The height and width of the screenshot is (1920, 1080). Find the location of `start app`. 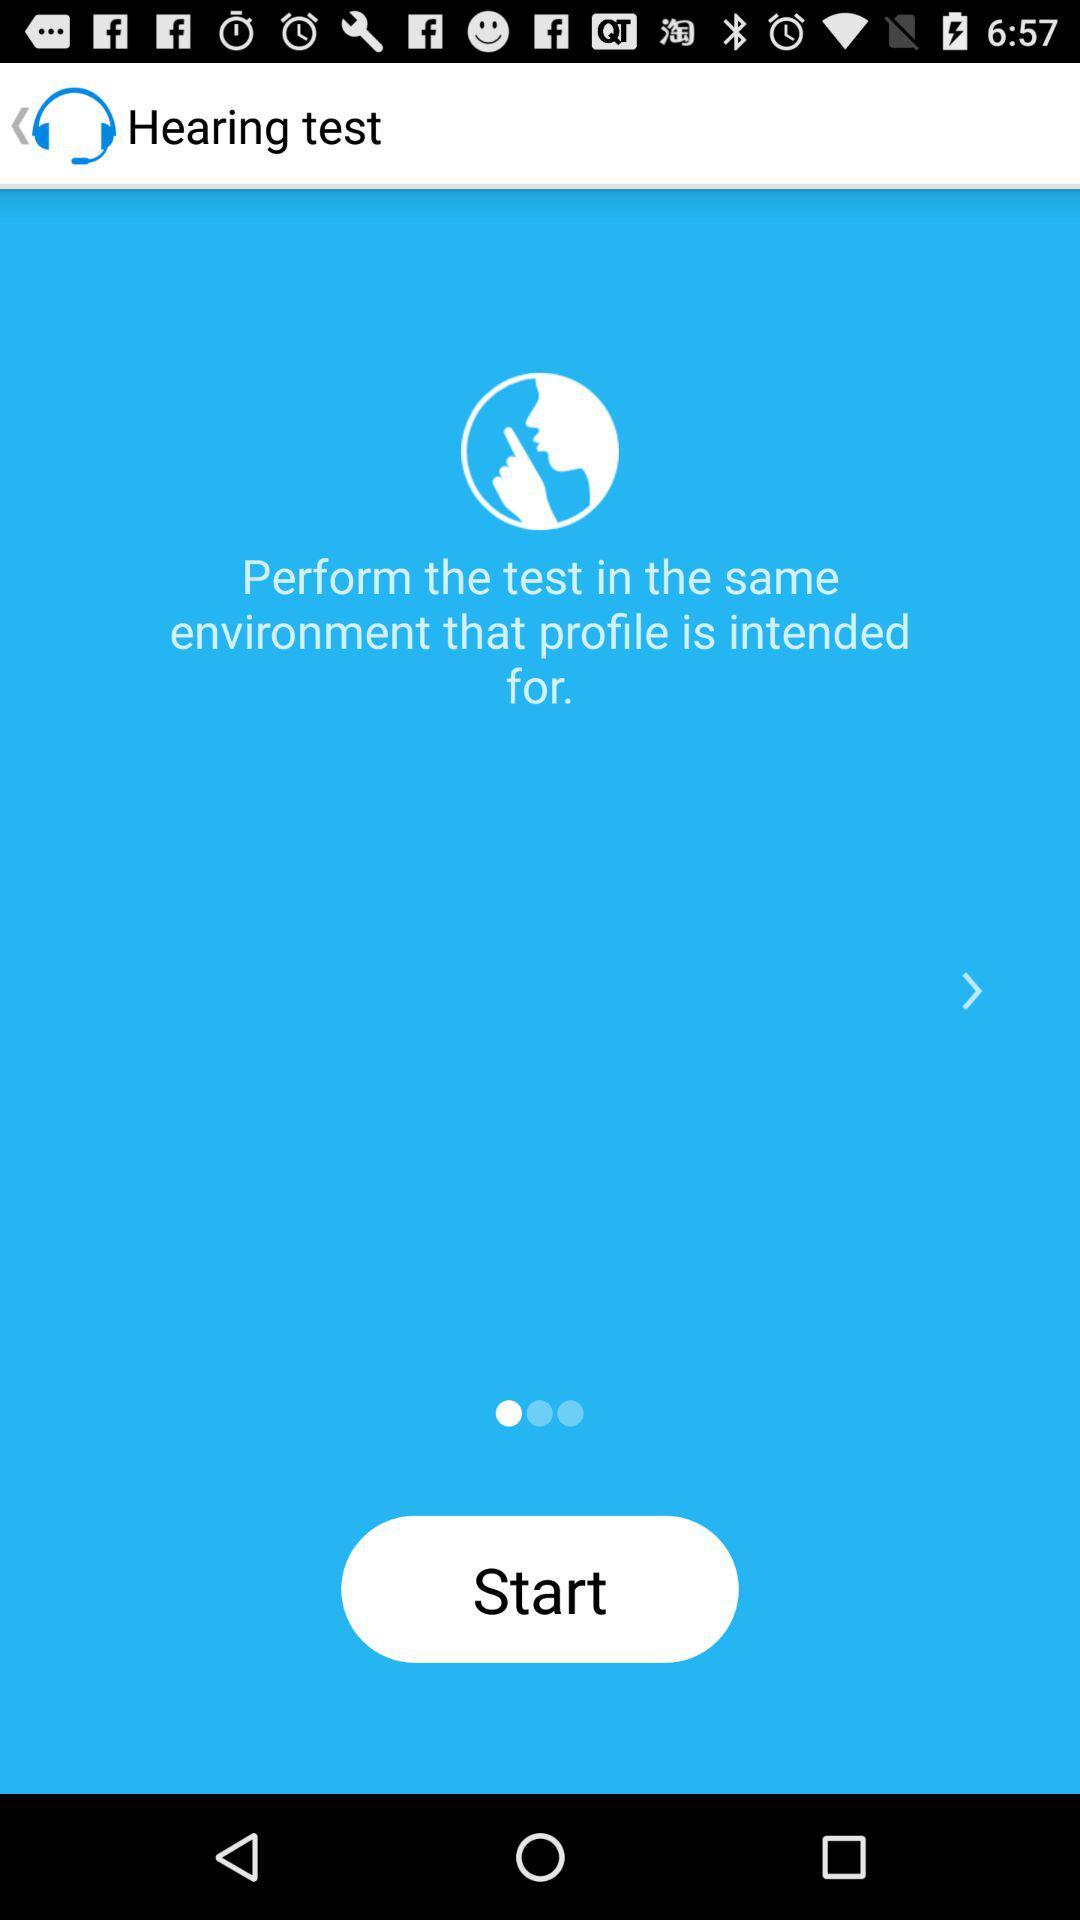

start app is located at coordinates (538, 1412).